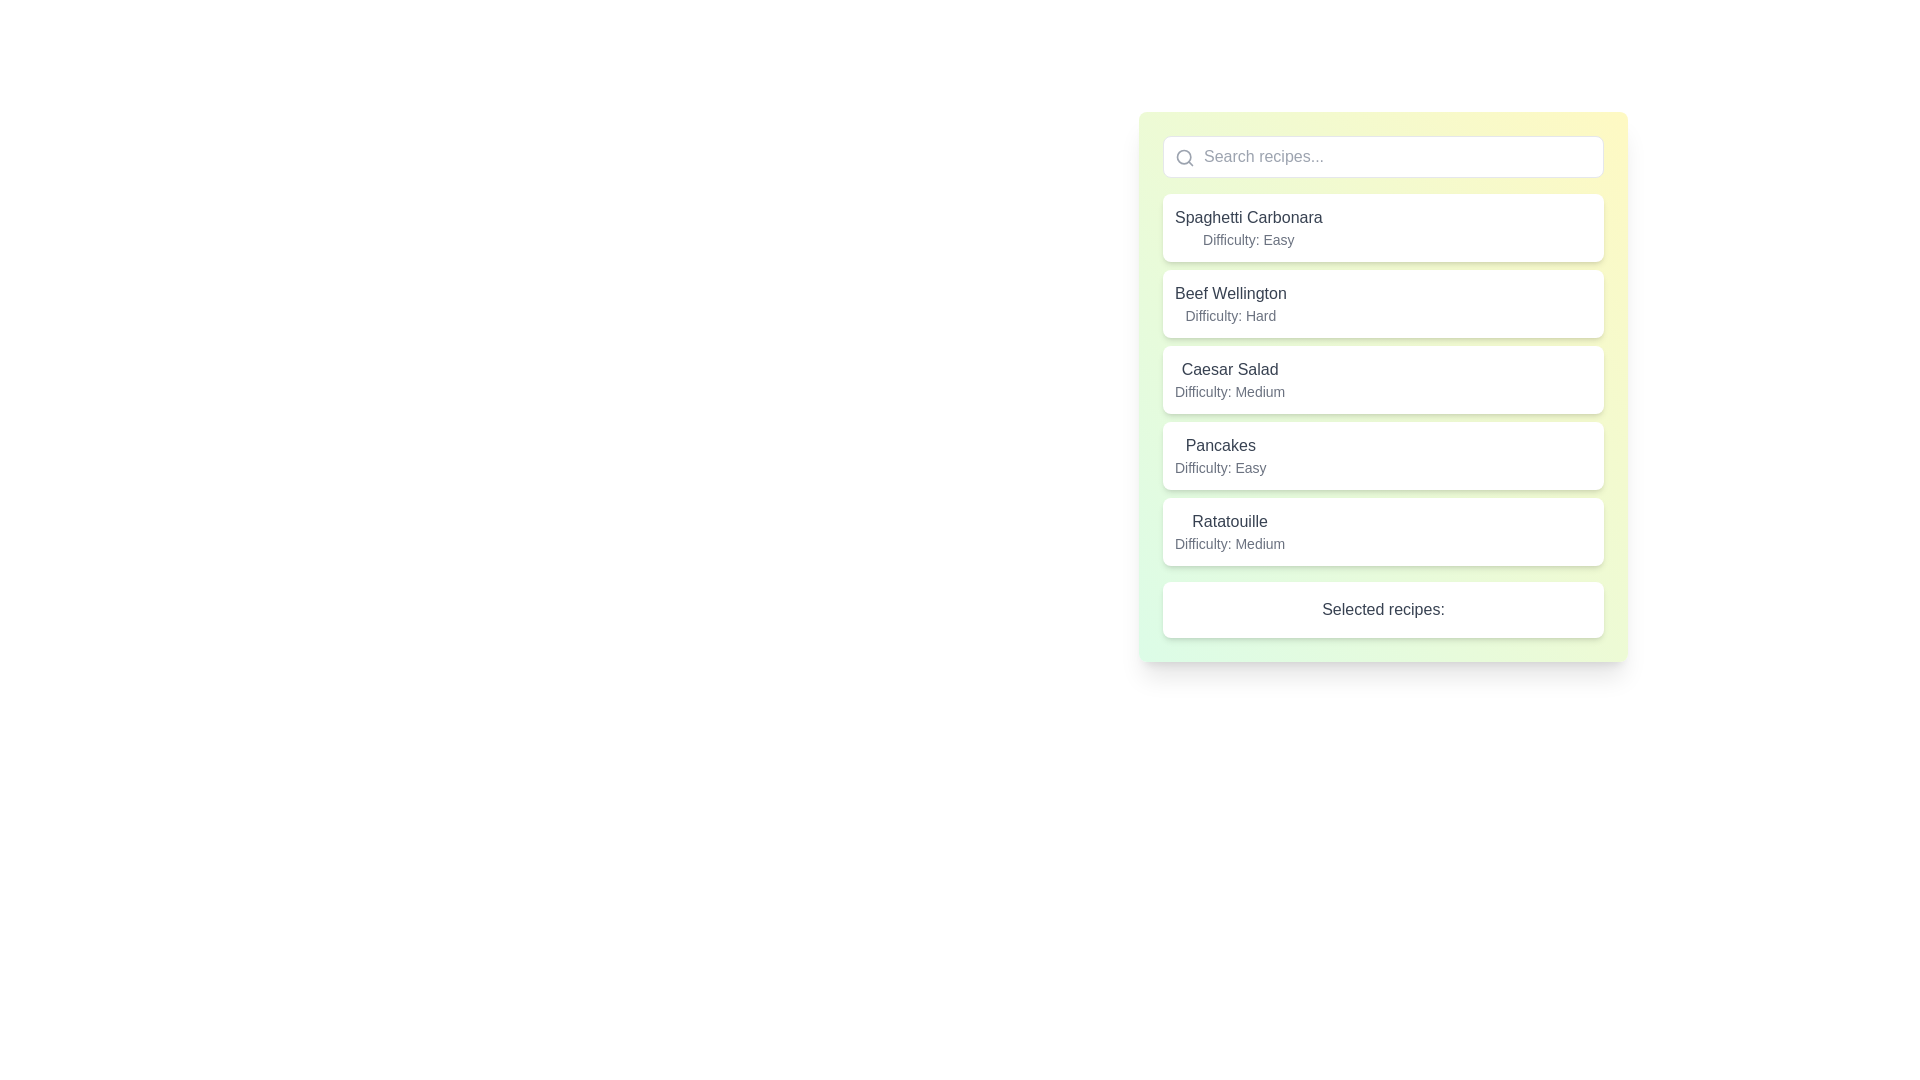 The height and width of the screenshot is (1080, 1920). What do you see at coordinates (1219, 455) in the screenshot?
I see `displayed information from the Text Display that shows 'Pancakes' in bold and 'Difficulty: Easy', which is the fourth item in the vertical list` at bounding box center [1219, 455].